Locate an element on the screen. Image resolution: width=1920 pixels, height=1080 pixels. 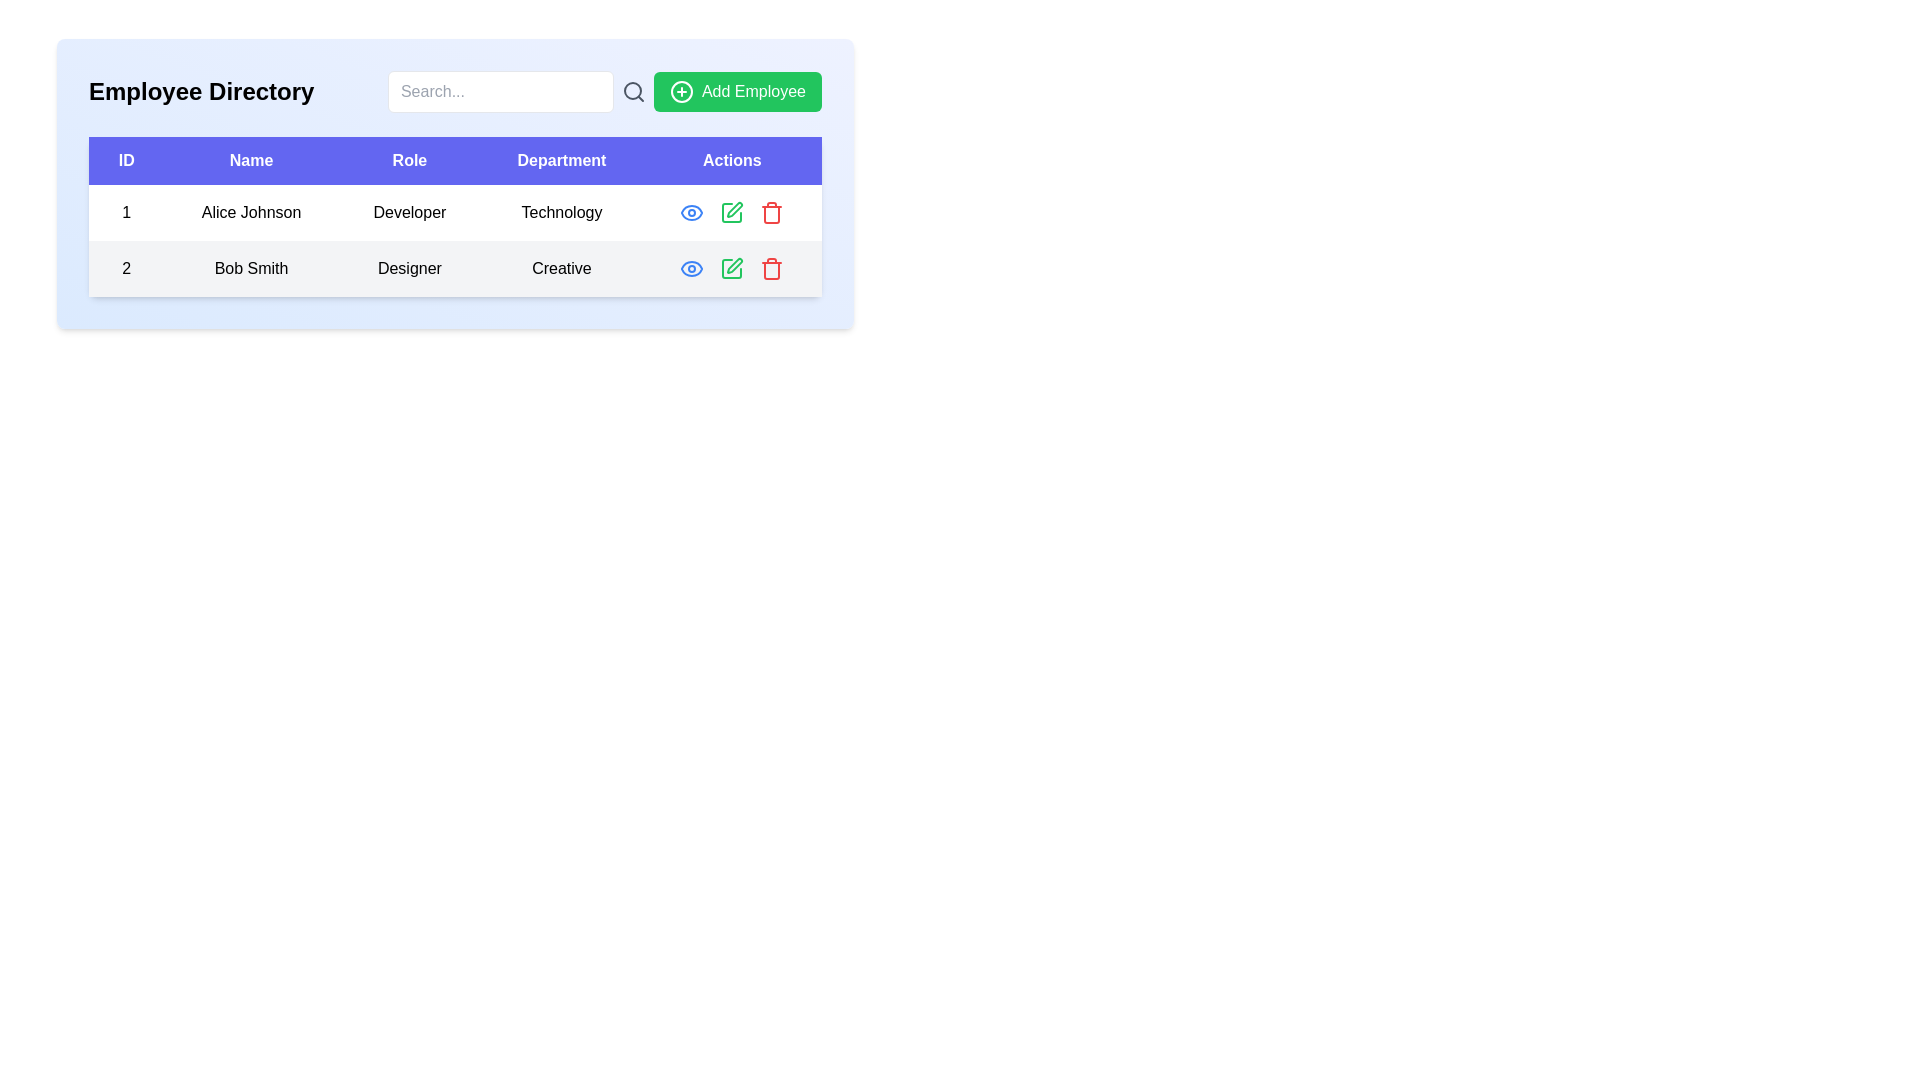
the 'Department' column header in the table, which is styled with a bold white sans-serif font on a blue background is located at coordinates (560, 160).